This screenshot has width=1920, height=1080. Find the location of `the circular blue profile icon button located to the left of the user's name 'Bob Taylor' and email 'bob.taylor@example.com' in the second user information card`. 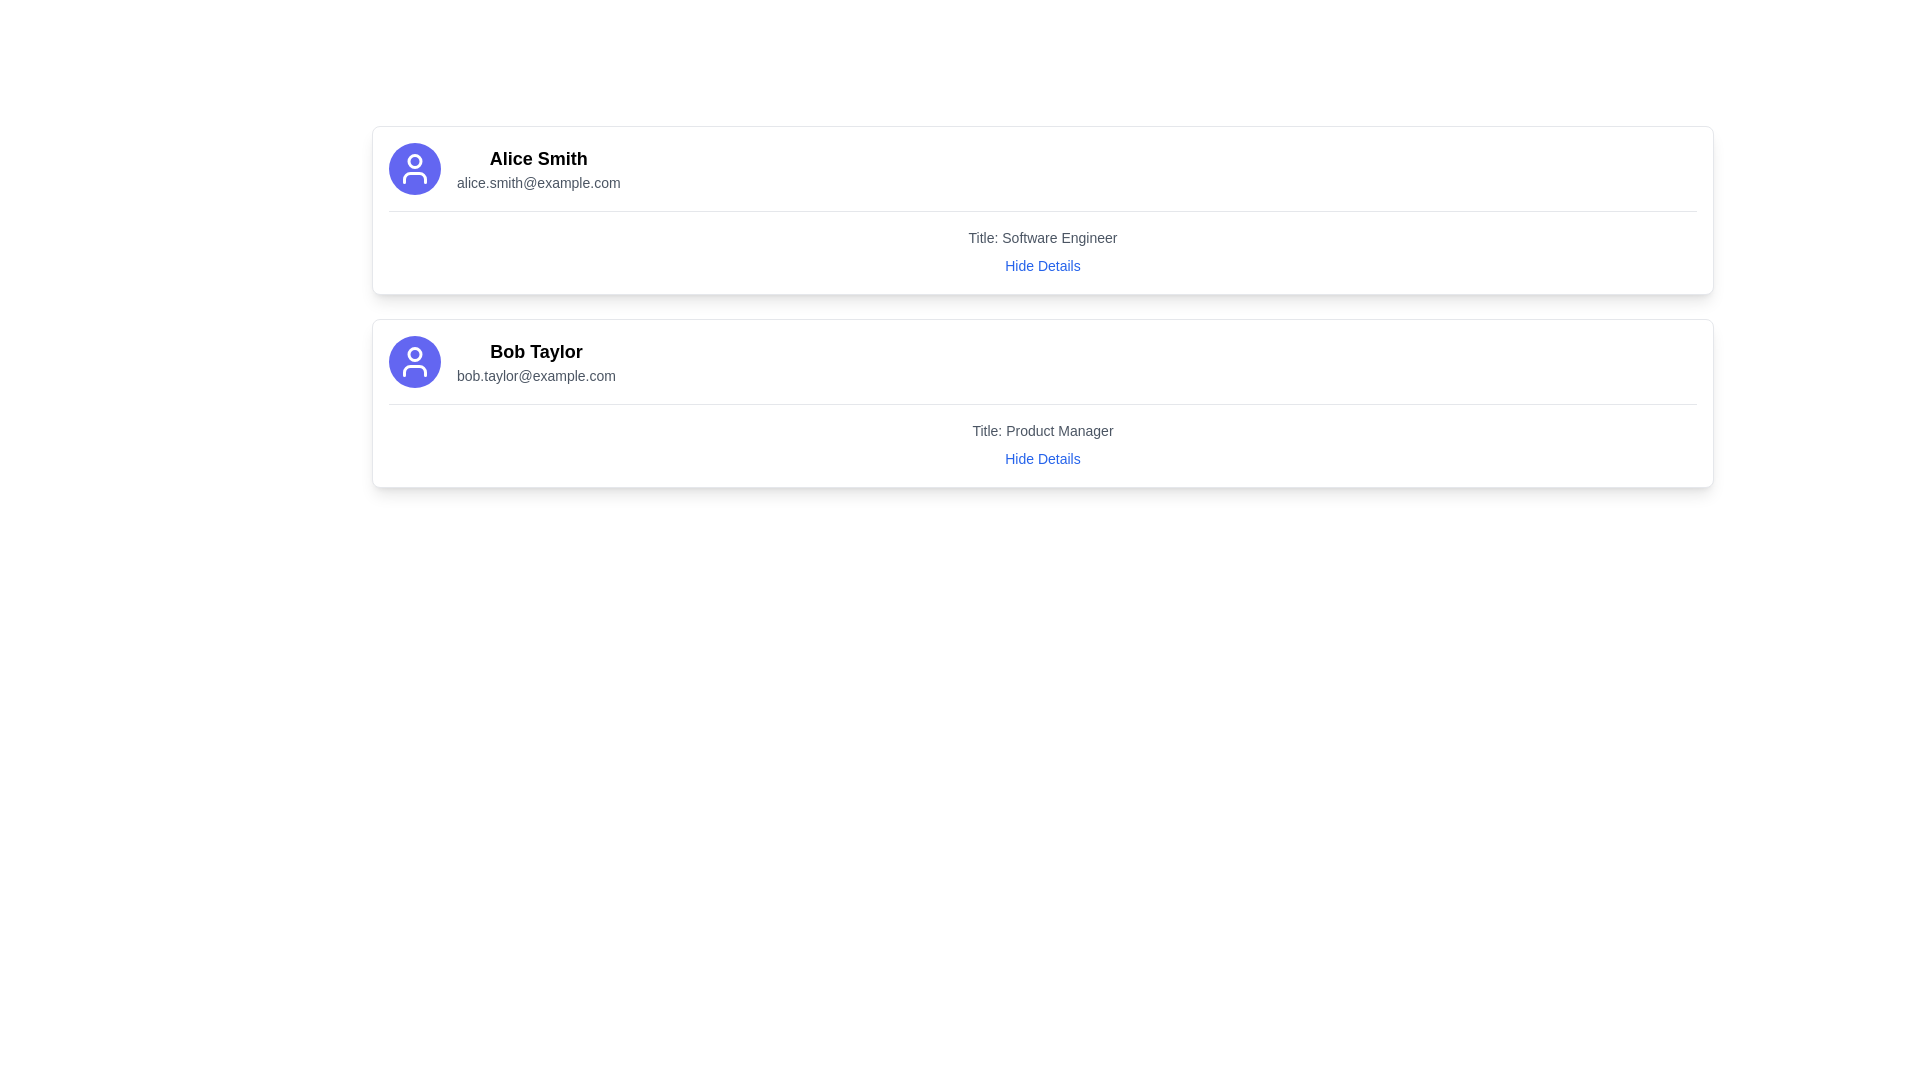

the circular blue profile icon button located to the left of the user's name 'Bob Taylor' and email 'bob.taylor@example.com' in the second user information card is located at coordinates (413, 362).